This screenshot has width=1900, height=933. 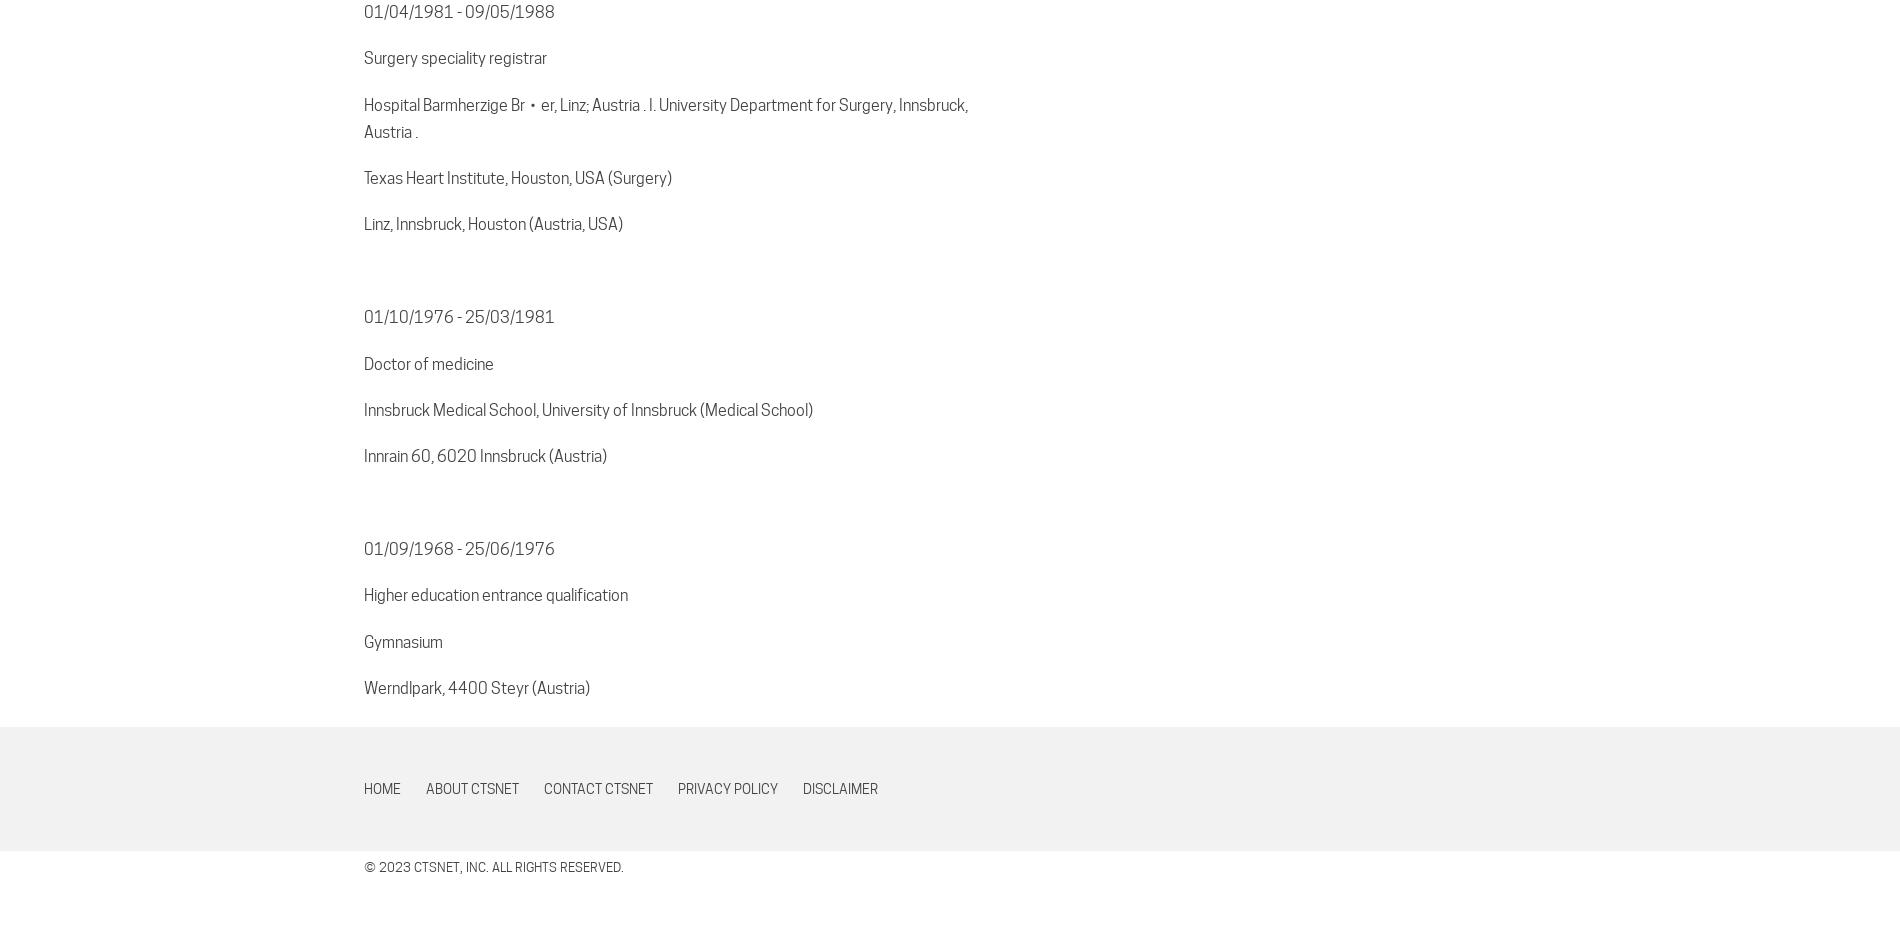 What do you see at coordinates (665, 117) in the screenshot?
I see `'Hospital Barmherzige Br・er, Linz; Austria . I. University Department for Surgery, Innsbruck, Austria .'` at bounding box center [665, 117].